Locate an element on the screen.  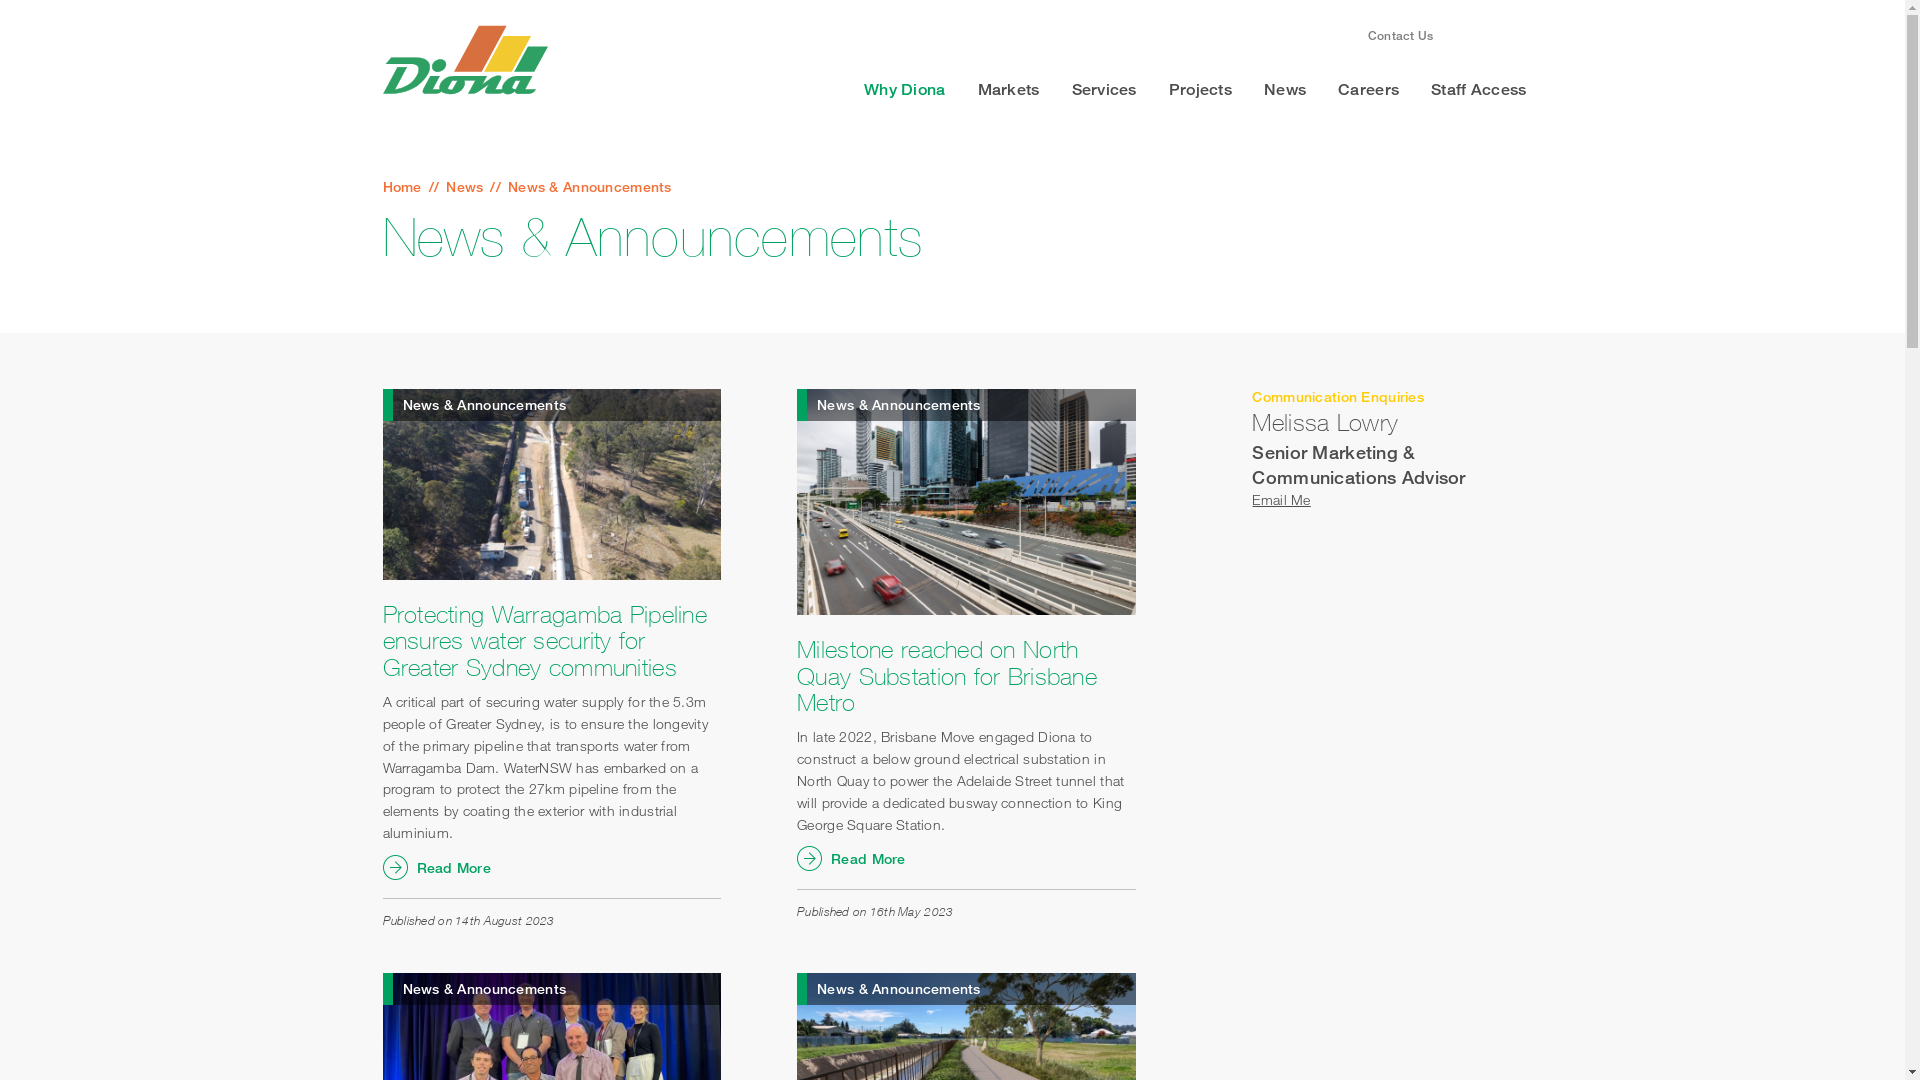
'Home' is located at coordinates (382, 186).